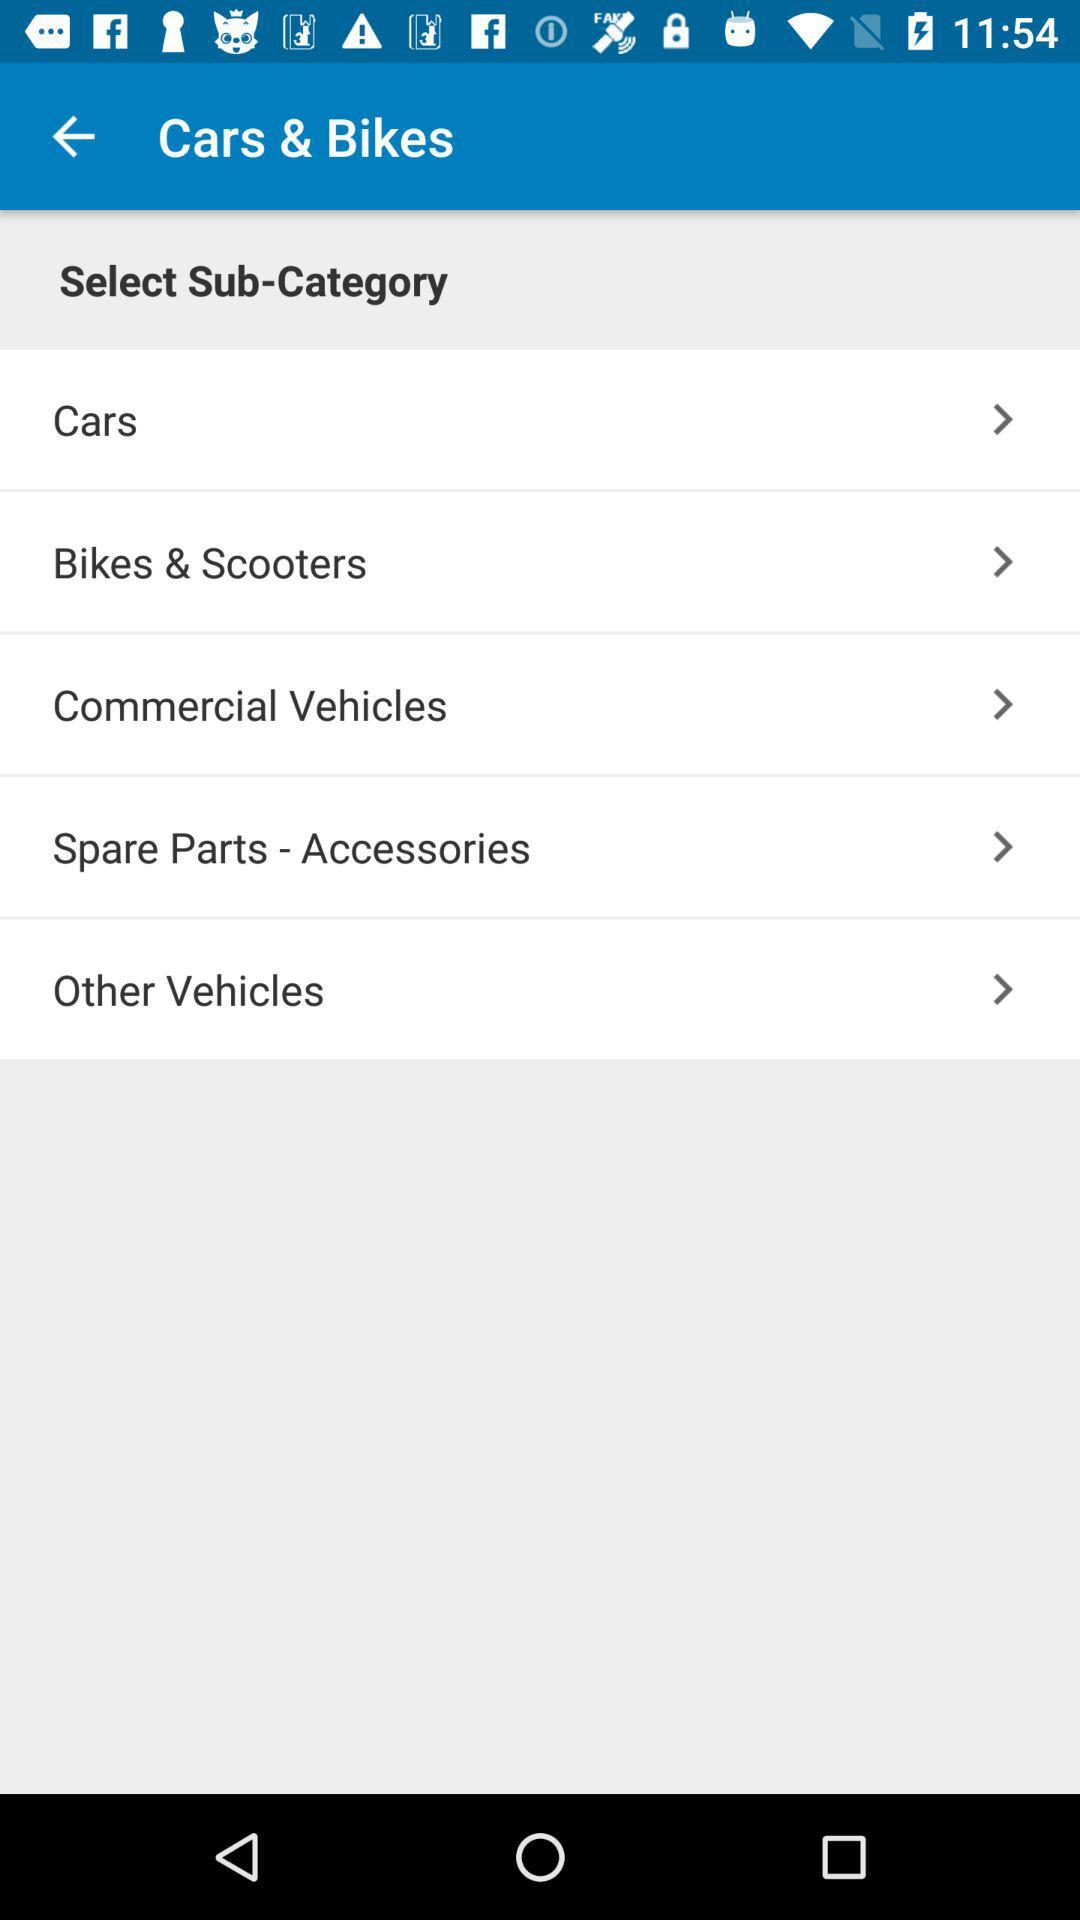 Image resolution: width=1080 pixels, height=1920 pixels. What do you see at coordinates (1003, 846) in the screenshot?
I see `the item below commercial vehicles item` at bounding box center [1003, 846].